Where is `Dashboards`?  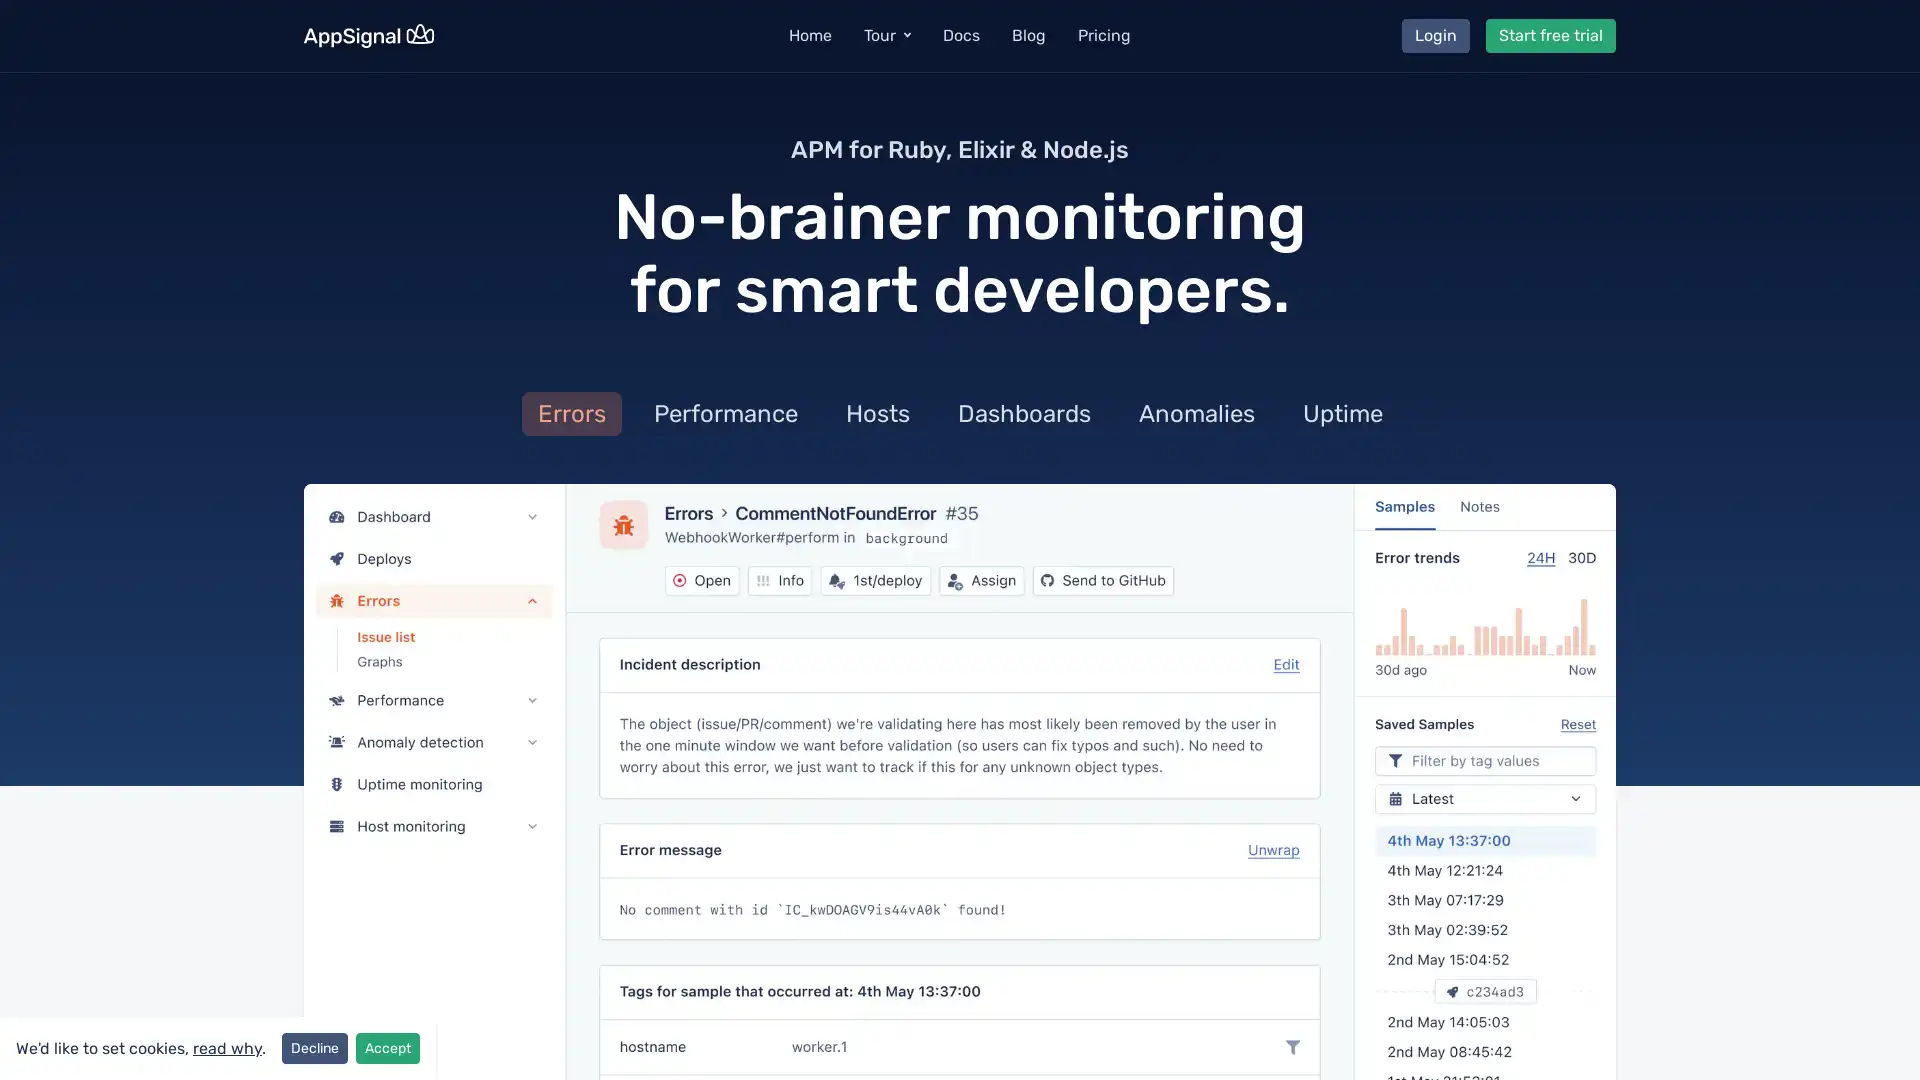 Dashboards is located at coordinates (1023, 411).